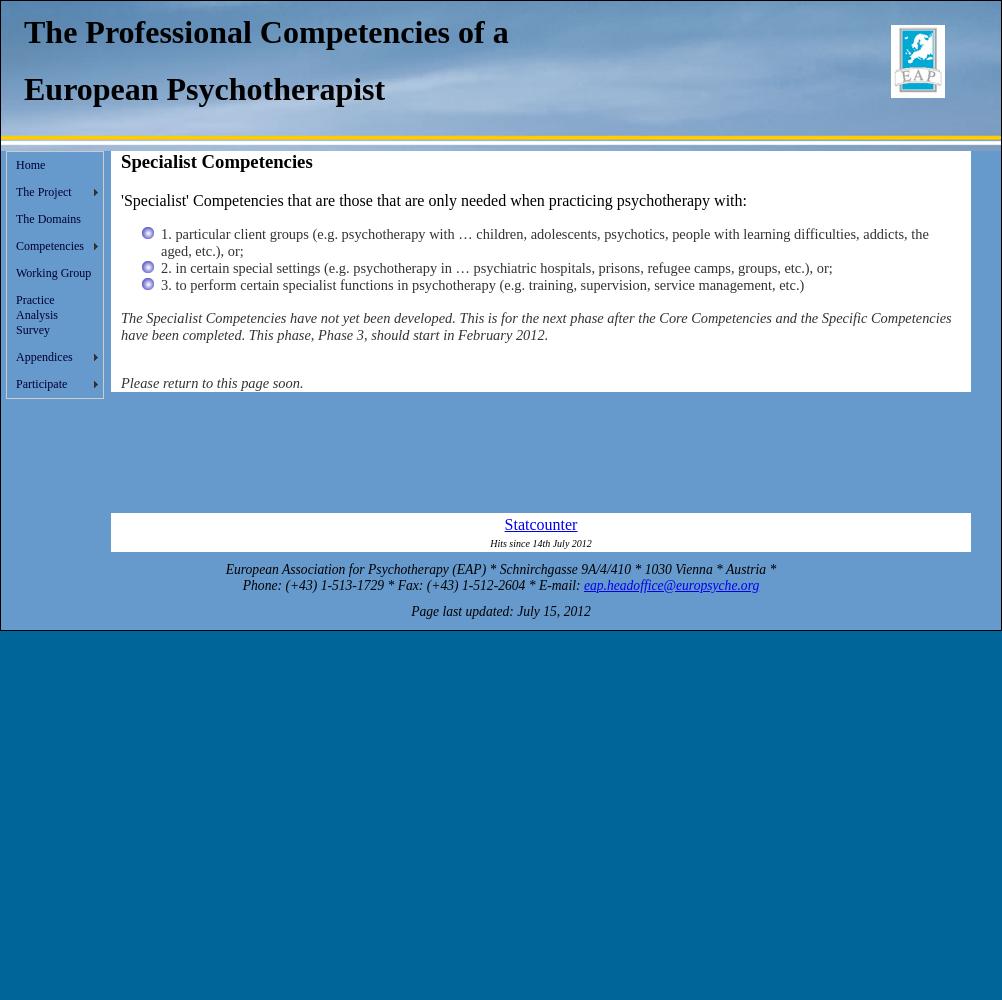 This screenshot has width=1002, height=1000. Describe the element at coordinates (671, 583) in the screenshot. I see `'eap.headoffice@europsyche.org'` at that location.